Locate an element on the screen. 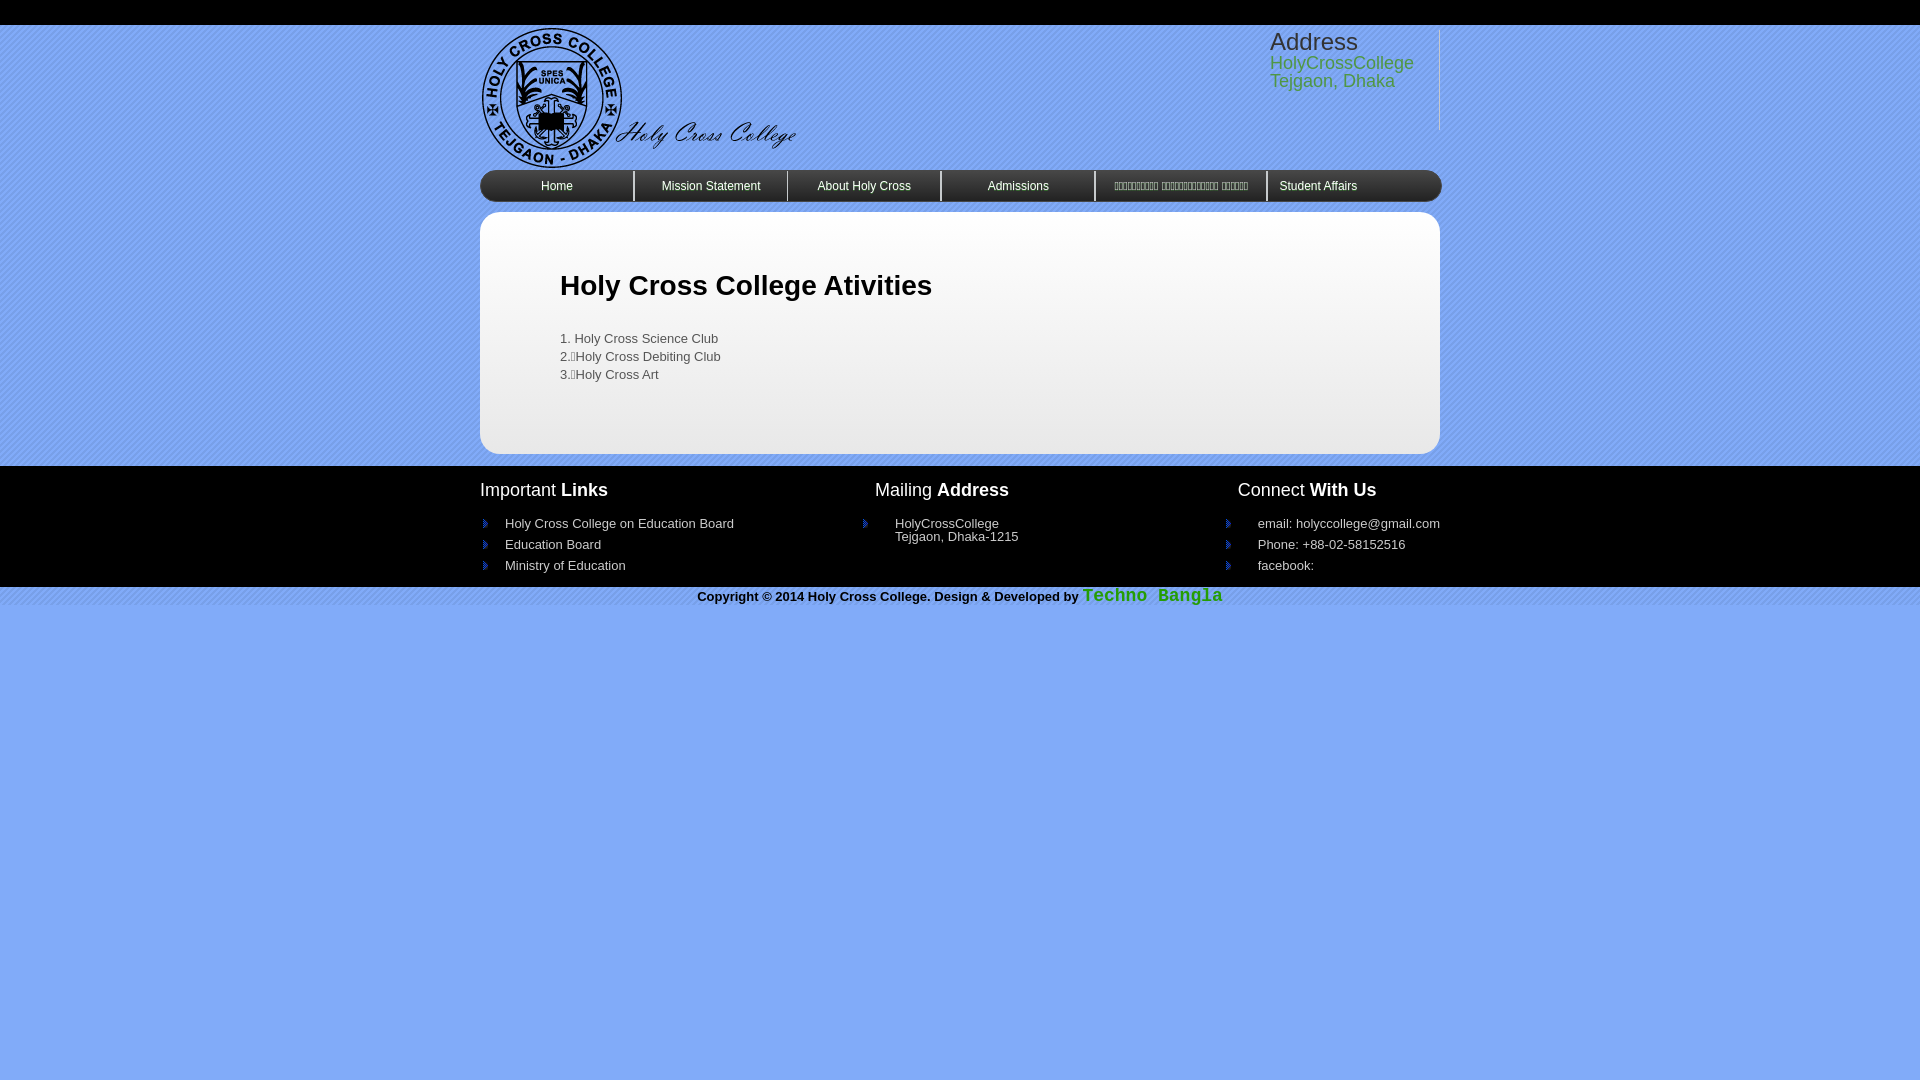 This screenshot has height=1080, width=1920. 'HolyCrossCollege' is located at coordinates (720, 96).